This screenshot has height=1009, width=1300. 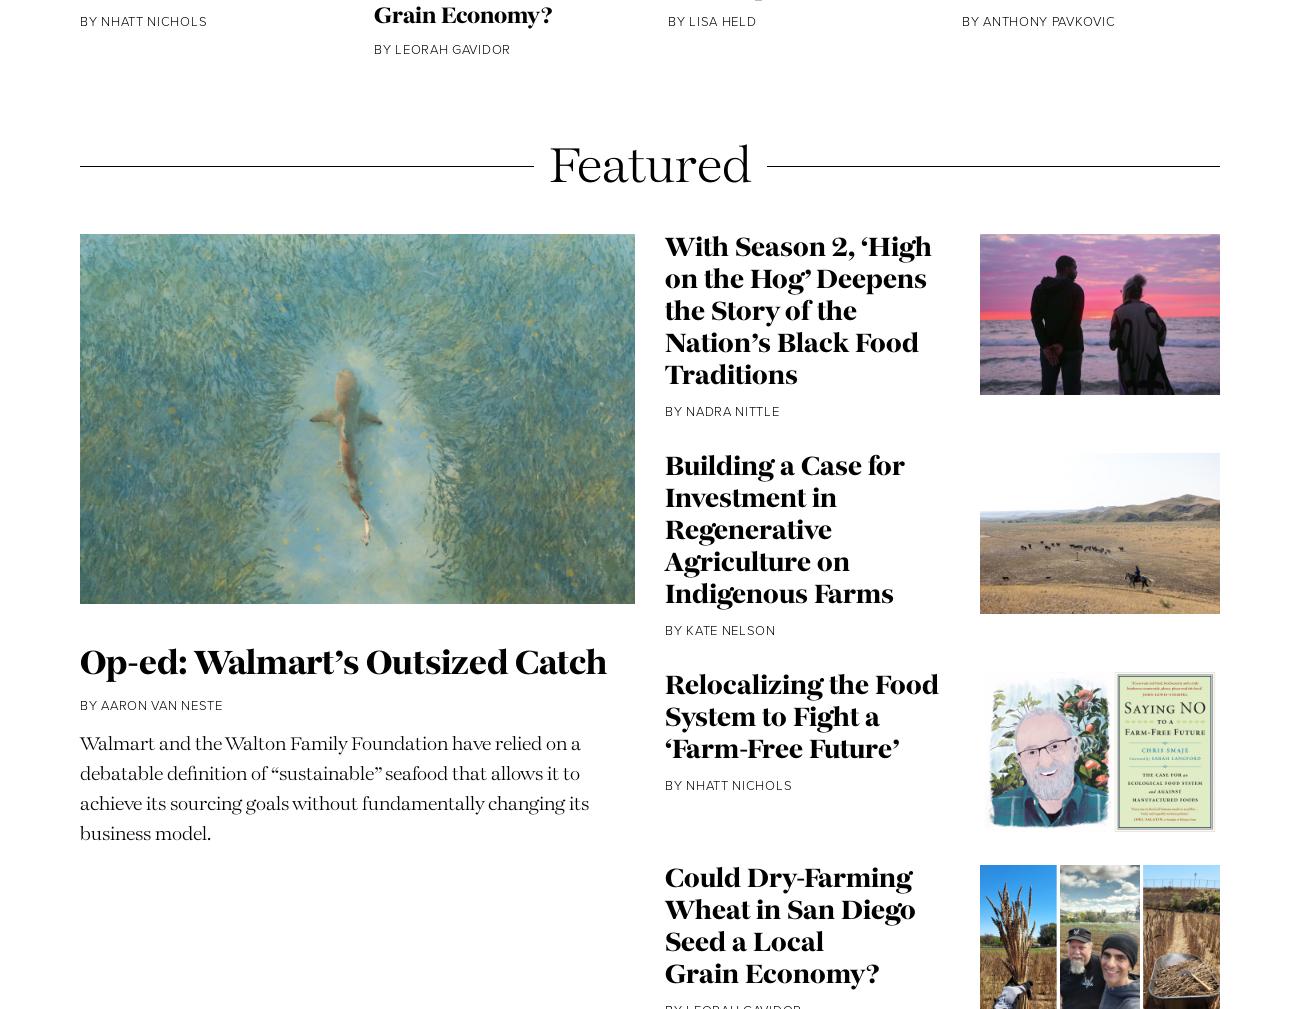 What do you see at coordinates (160, 765) in the screenshot?
I see `'Aaron Van Neste'` at bounding box center [160, 765].